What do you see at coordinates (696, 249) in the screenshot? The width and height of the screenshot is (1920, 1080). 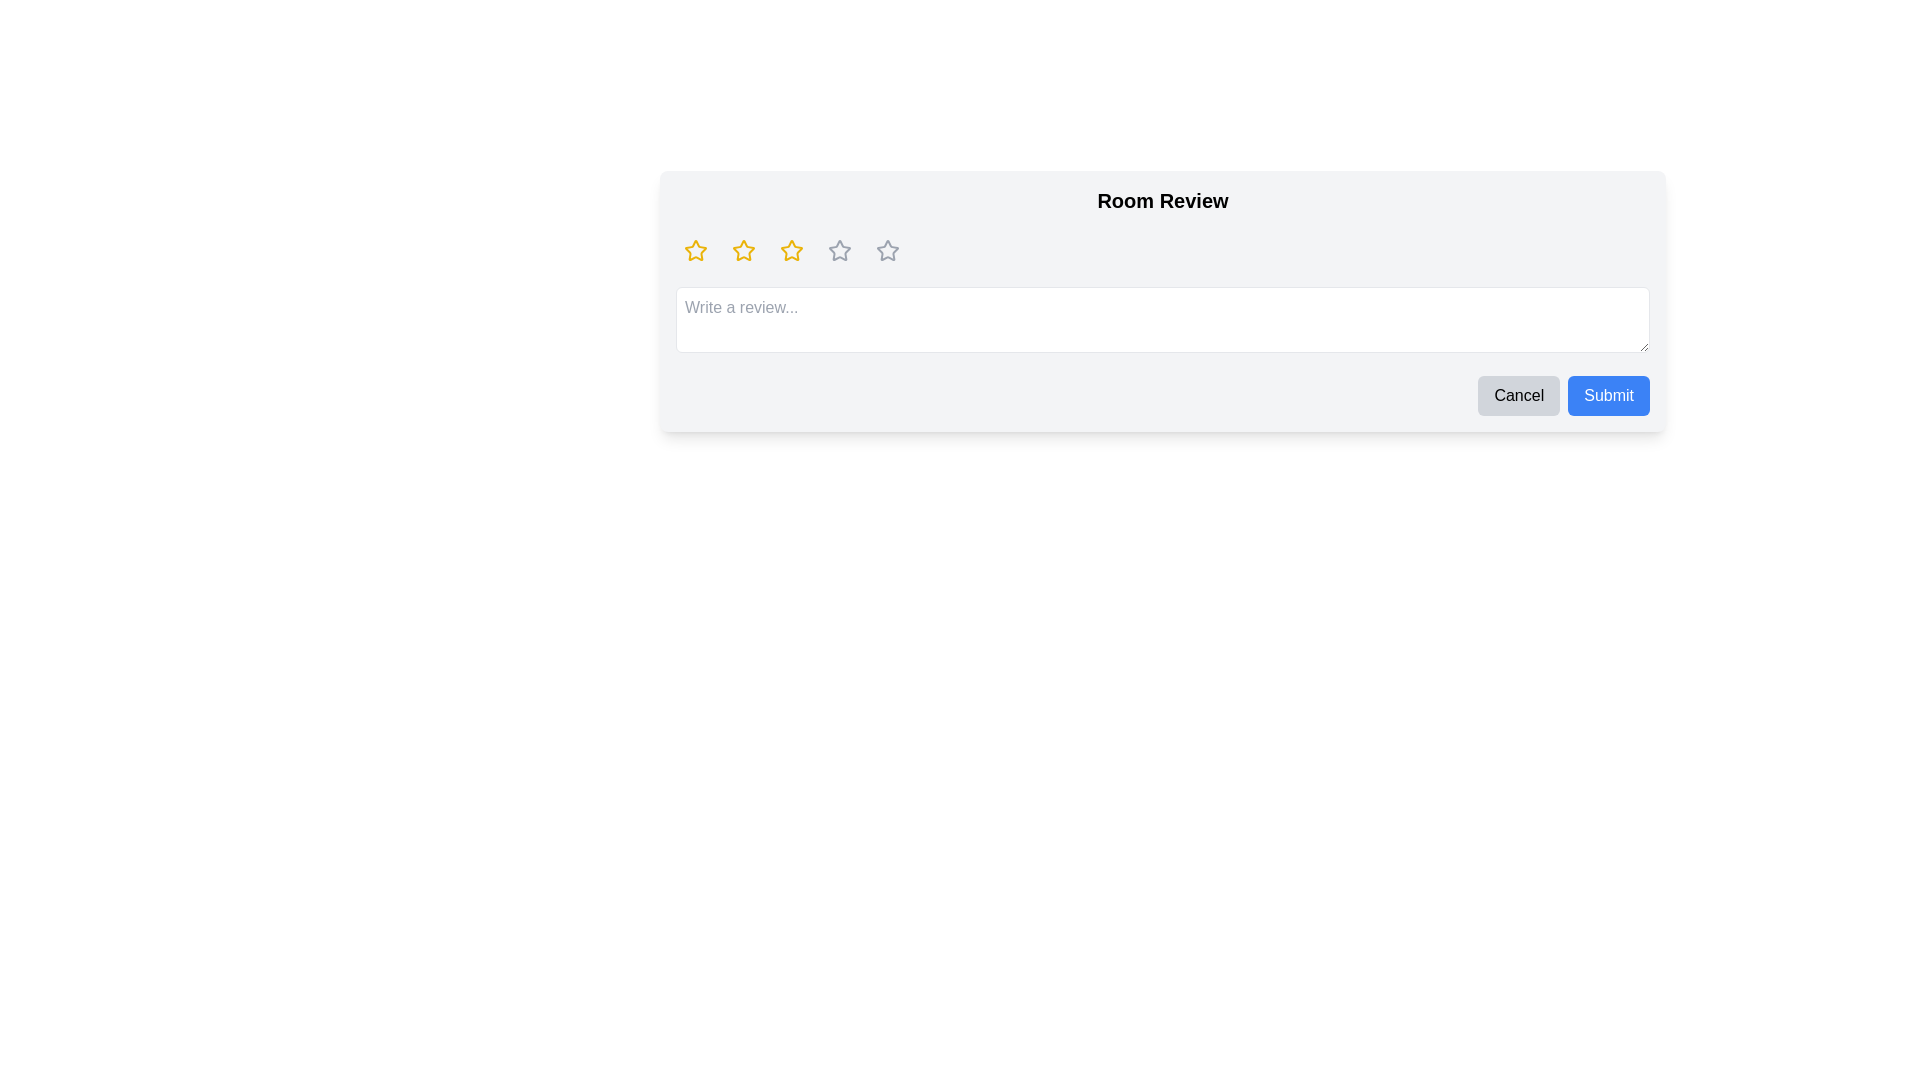 I see `the first yellow star in the rating widget` at bounding box center [696, 249].